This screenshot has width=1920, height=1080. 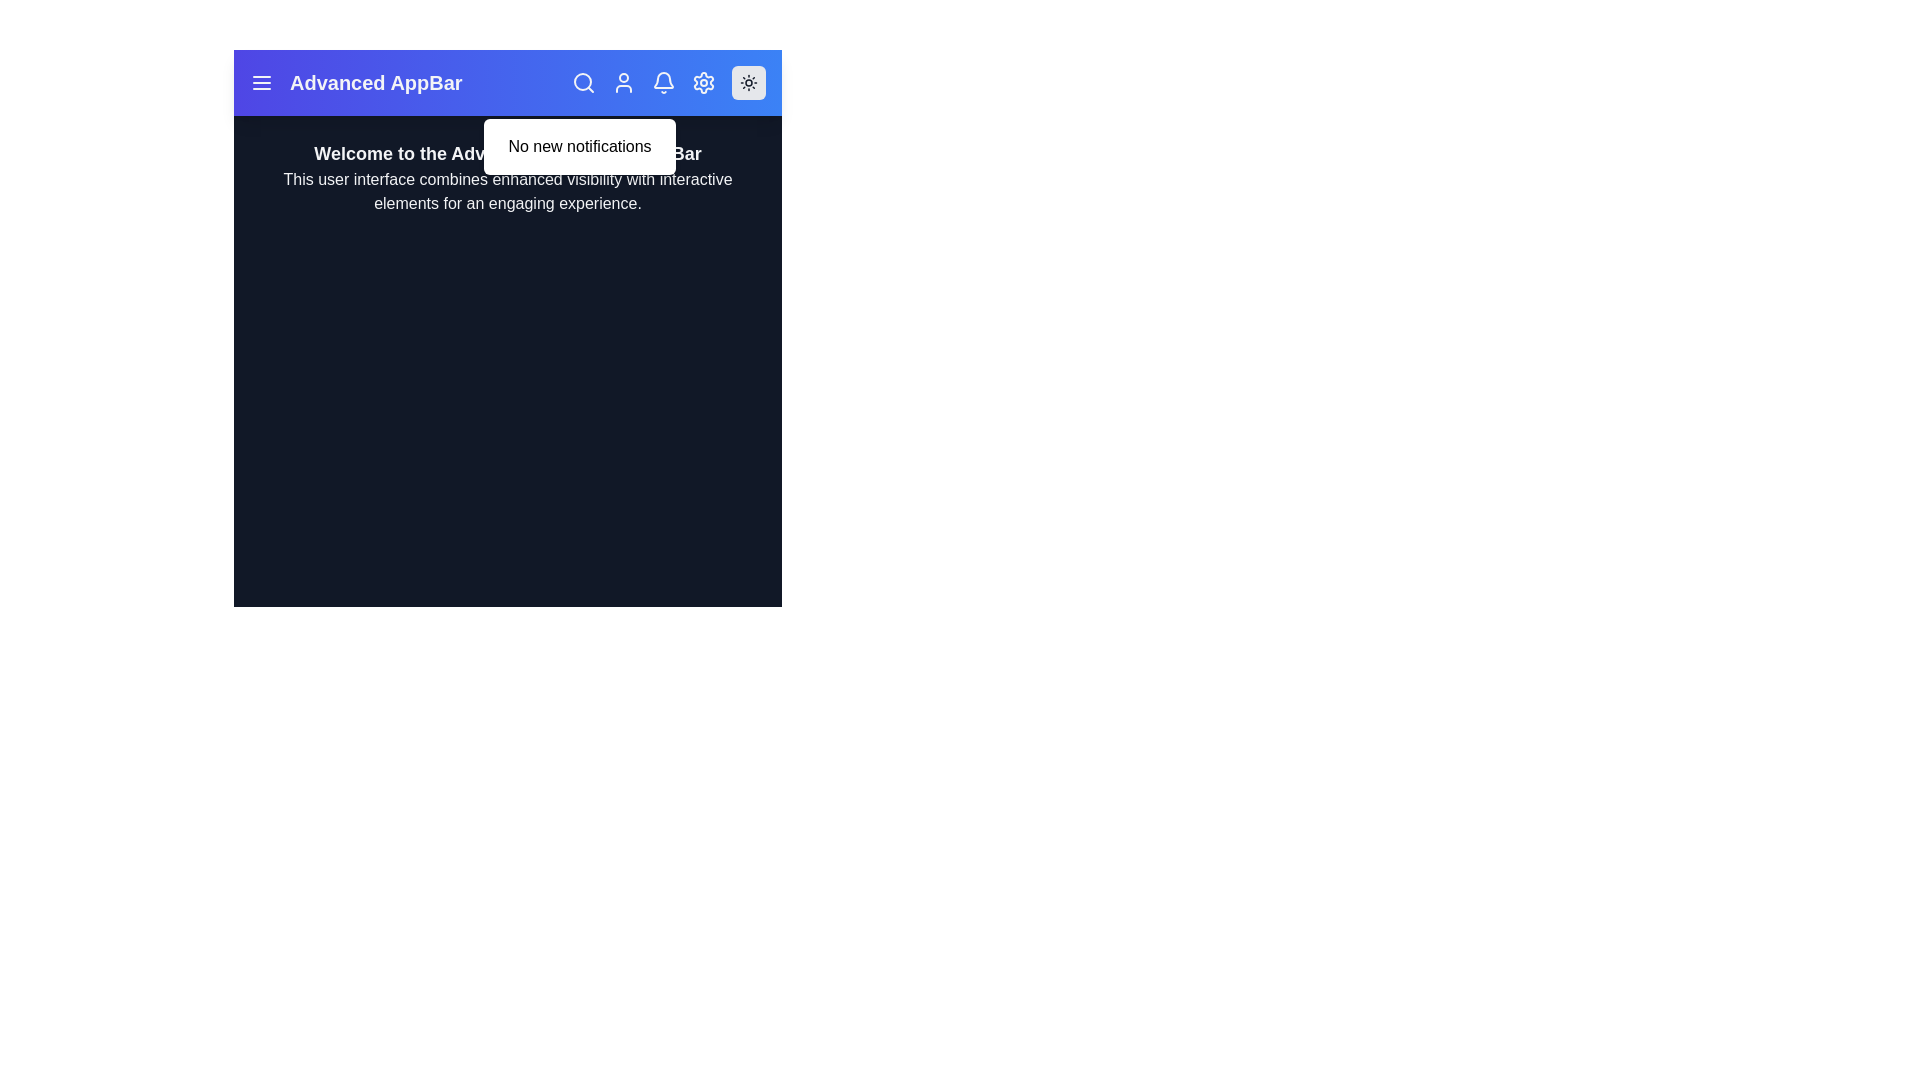 What do you see at coordinates (261, 82) in the screenshot?
I see `the menu icon in the app bar` at bounding box center [261, 82].